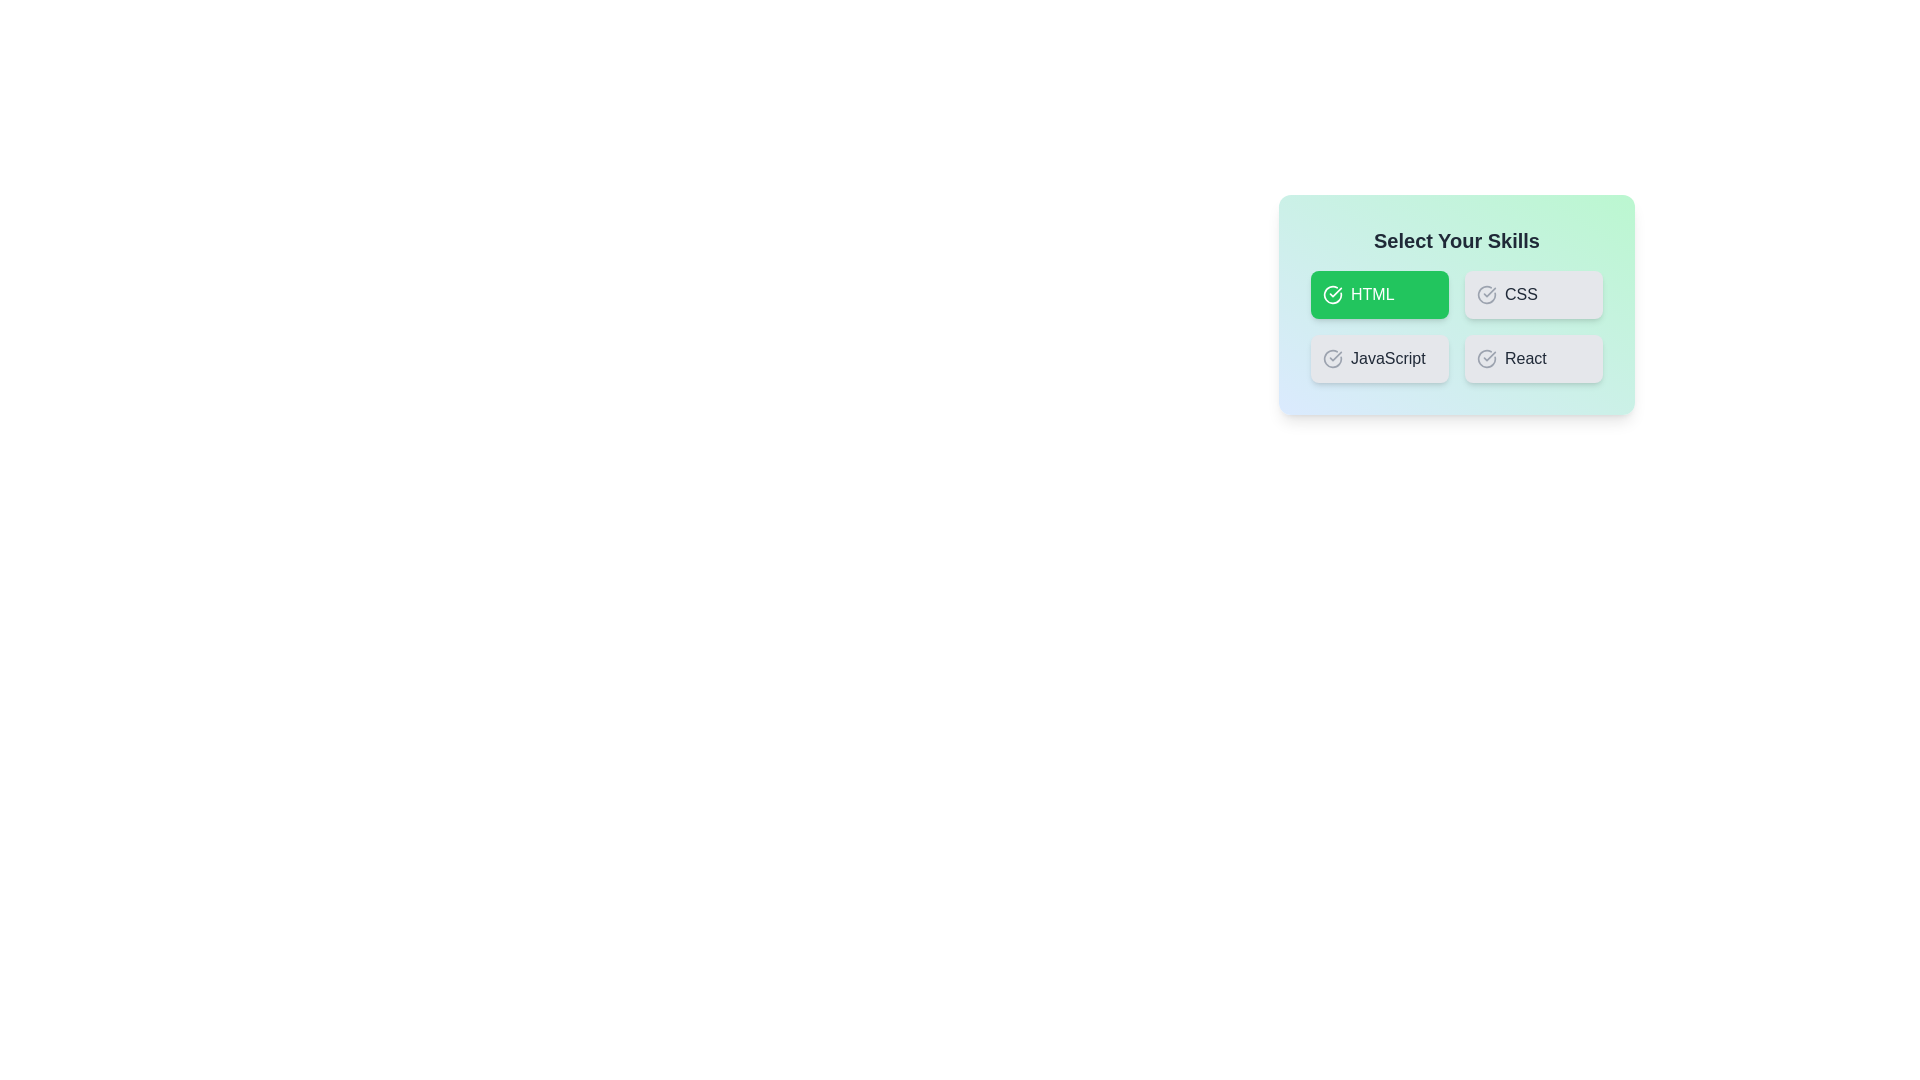 The width and height of the screenshot is (1920, 1080). What do you see at coordinates (1533, 357) in the screenshot?
I see `the skill button corresponding to React to toggle its selection state` at bounding box center [1533, 357].